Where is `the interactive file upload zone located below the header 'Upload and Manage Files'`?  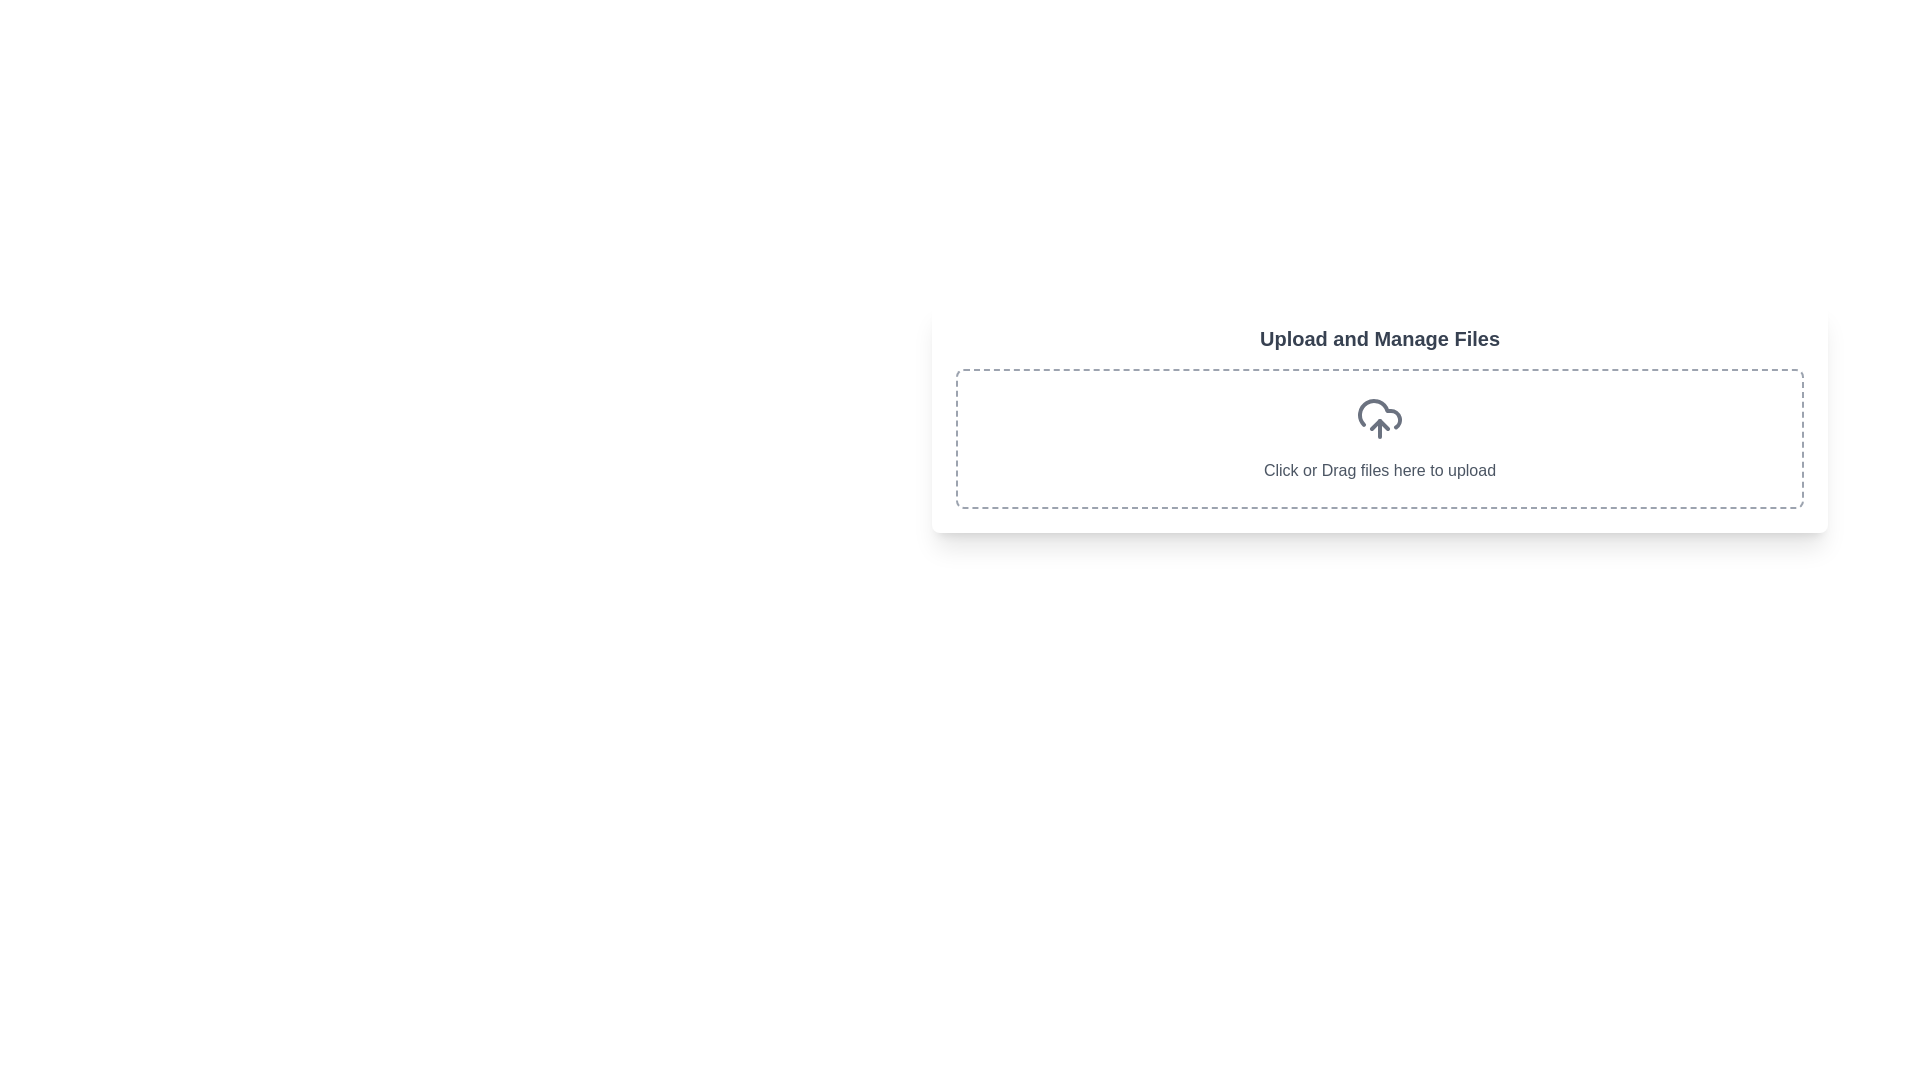 the interactive file upload zone located below the header 'Upload and Manage Files' is located at coordinates (1379, 438).